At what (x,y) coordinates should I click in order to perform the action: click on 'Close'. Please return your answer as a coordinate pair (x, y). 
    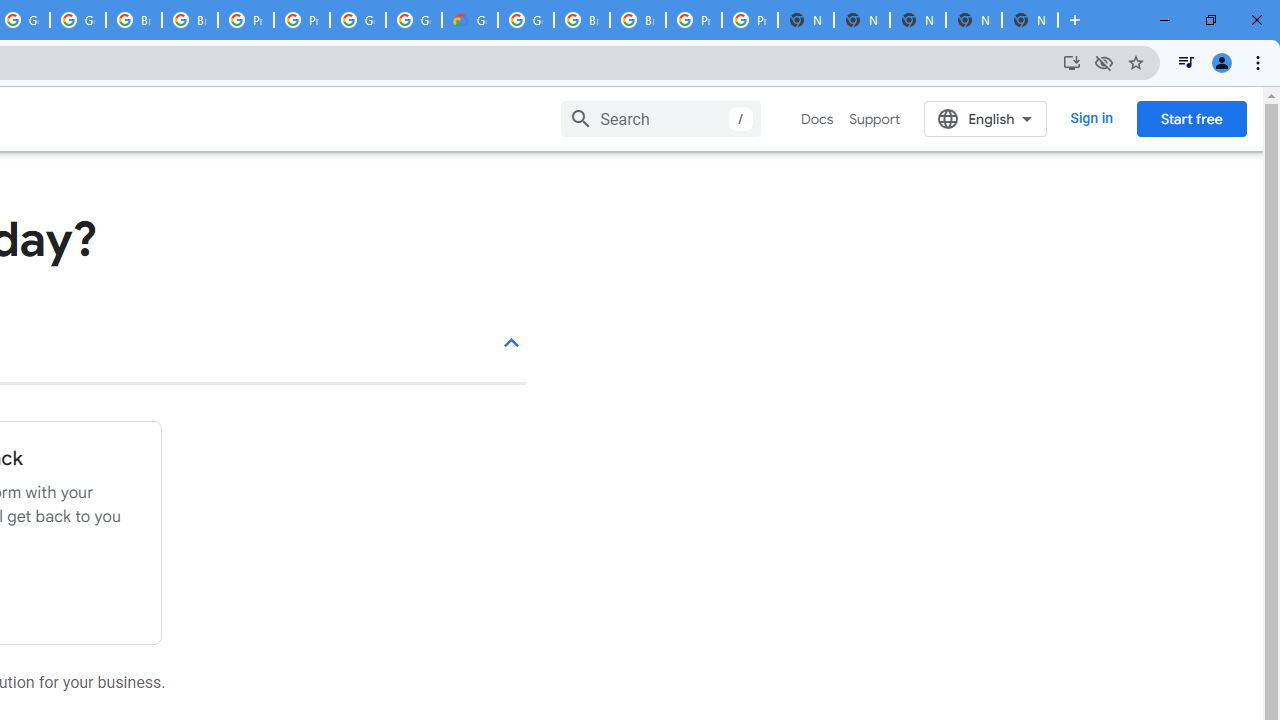
    Looking at the image, I should click on (1255, 20).